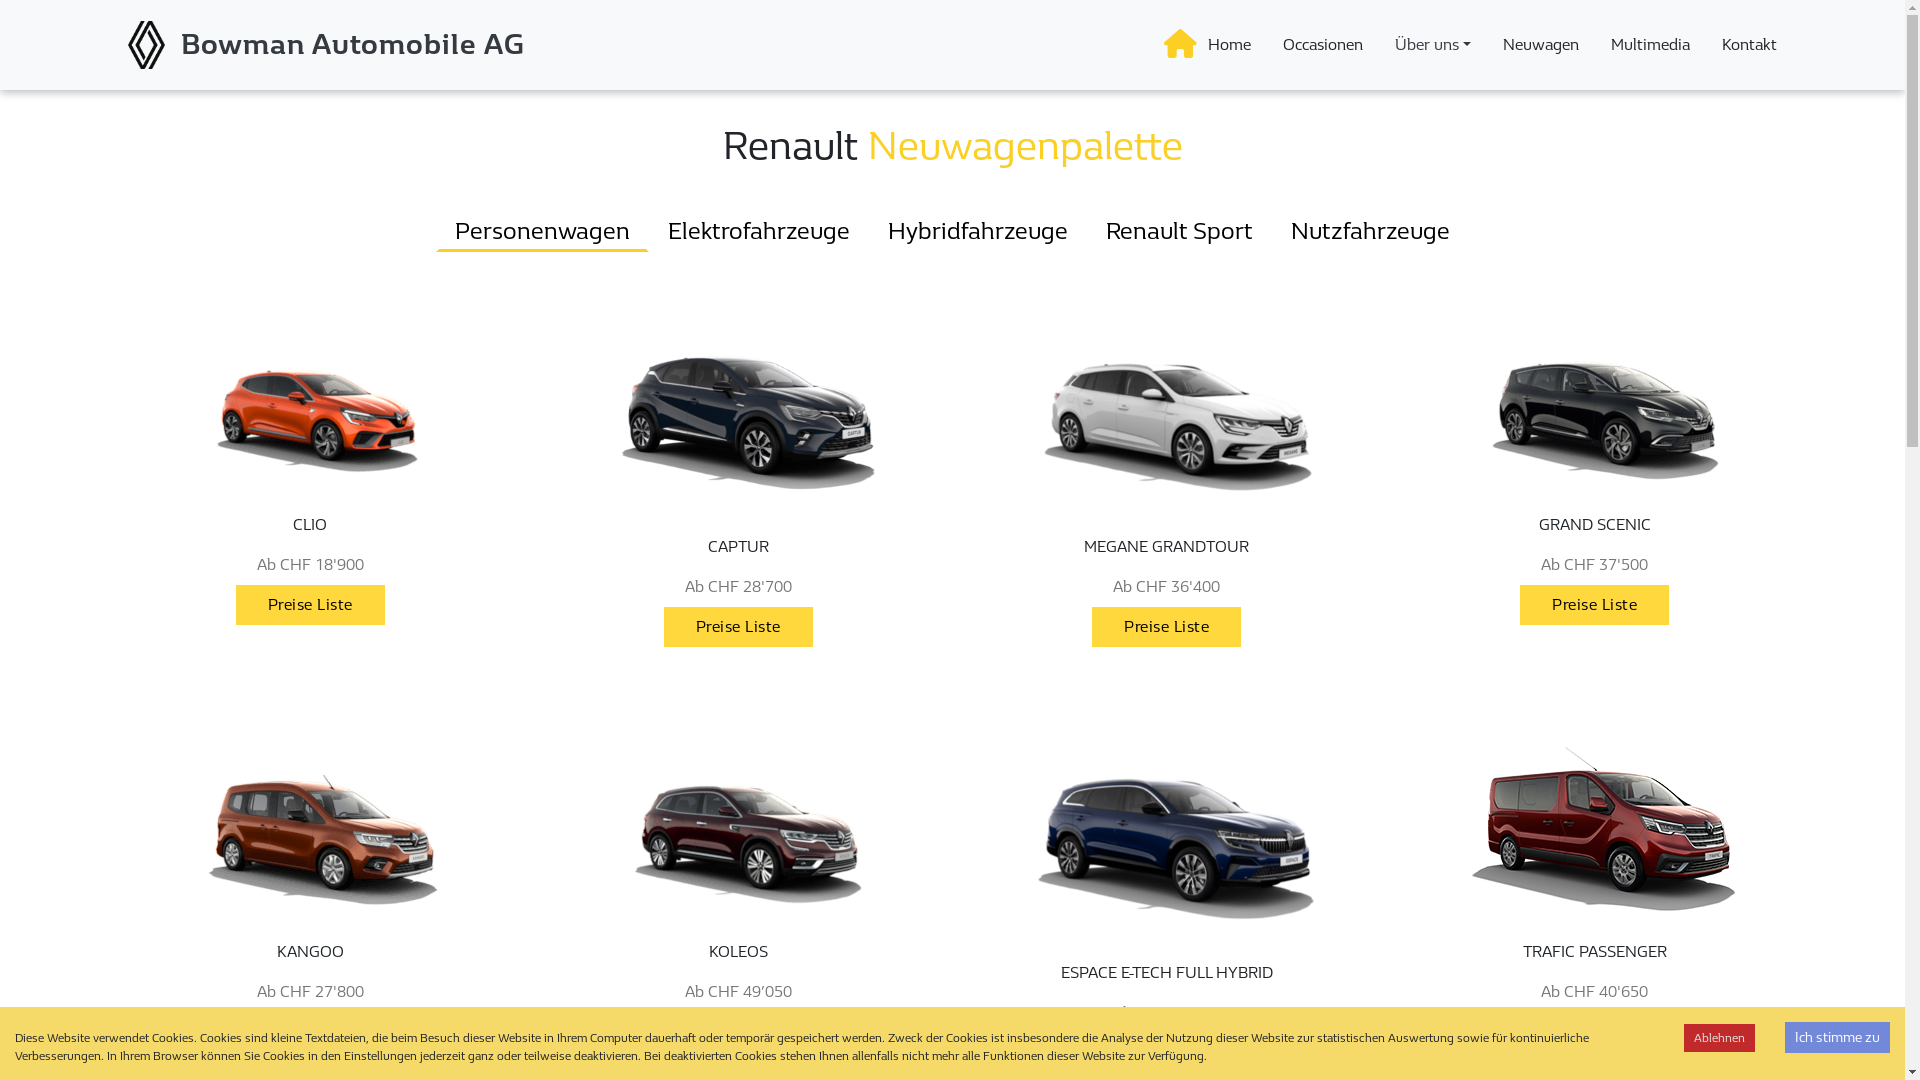  Describe the element at coordinates (353, 45) in the screenshot. I see `'Bowman Automobile AG'` at that location.